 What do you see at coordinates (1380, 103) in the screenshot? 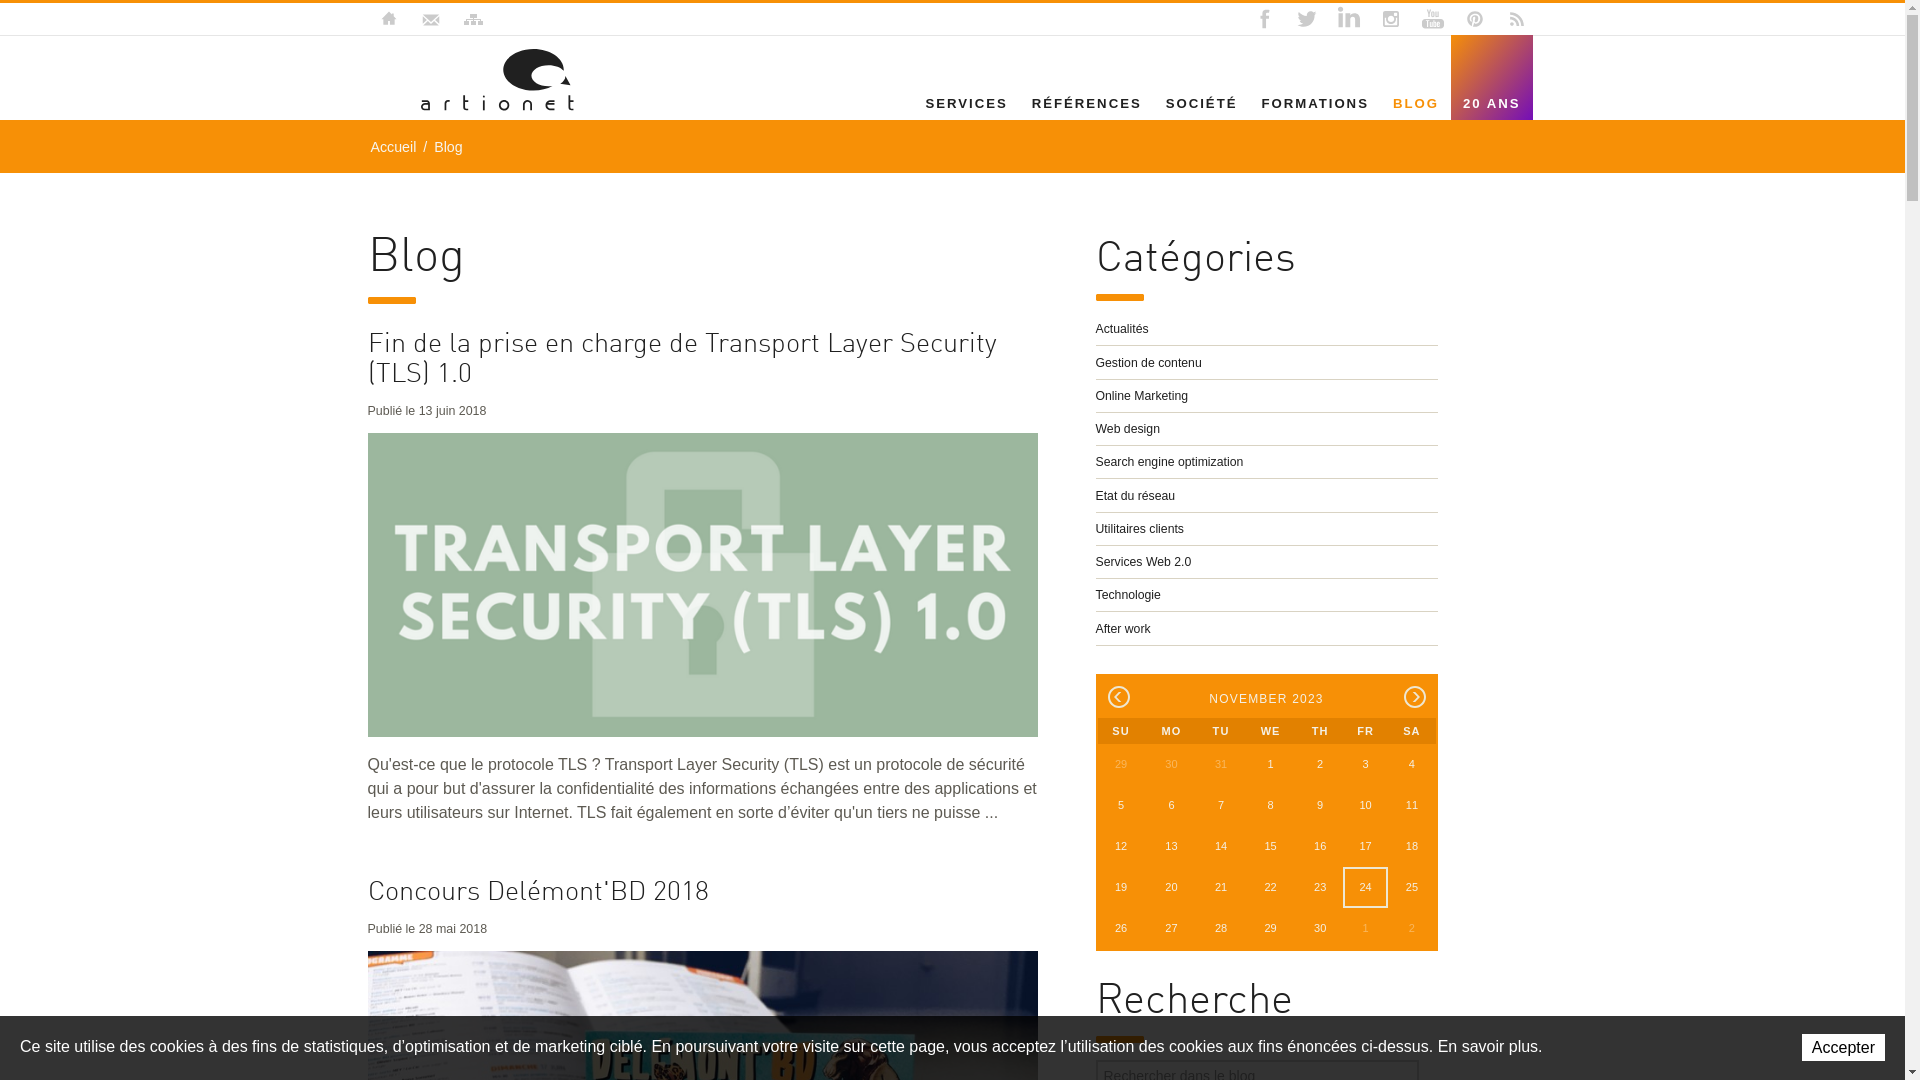
I see `'BLOG'` at bounding box center [1380, 103].